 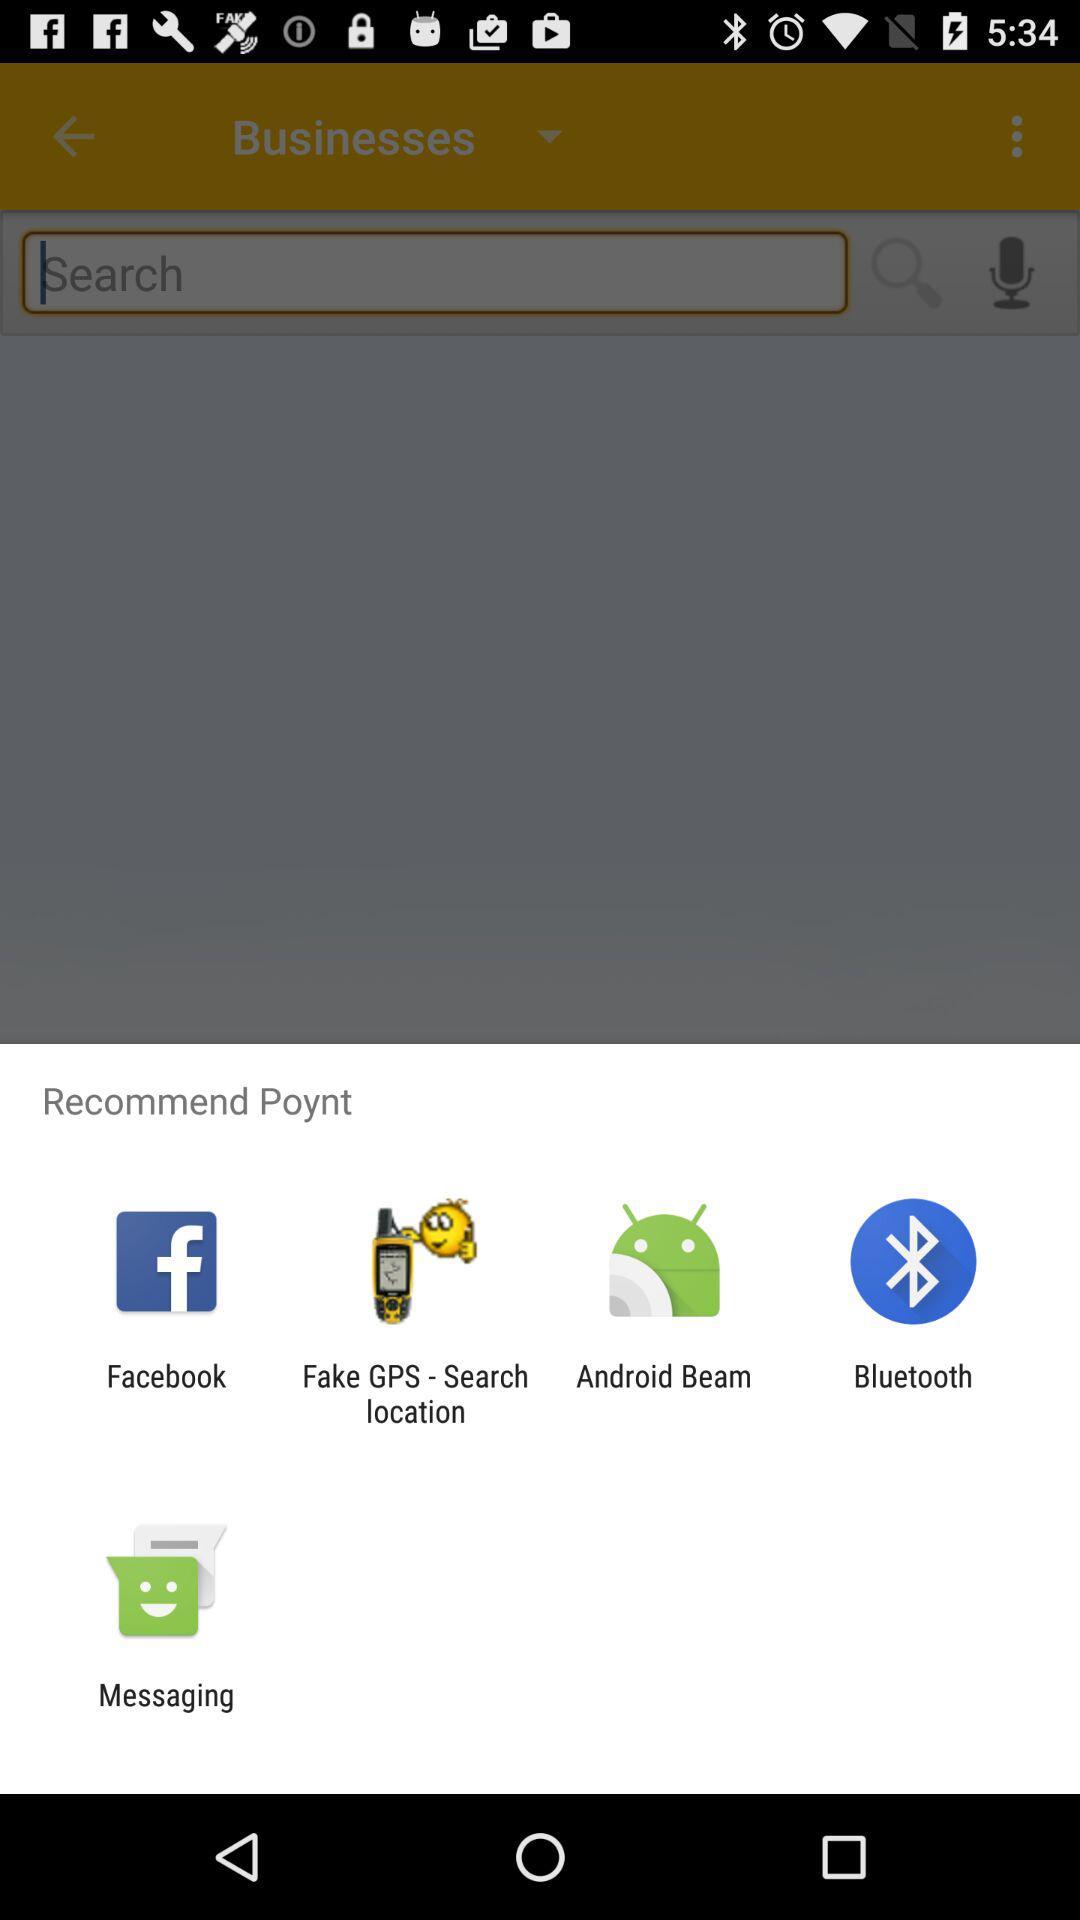 What do you see at coordinates (913, 1392) in the screenshot?
I see `the bluetooth app` at bounding box center [913, 1392].